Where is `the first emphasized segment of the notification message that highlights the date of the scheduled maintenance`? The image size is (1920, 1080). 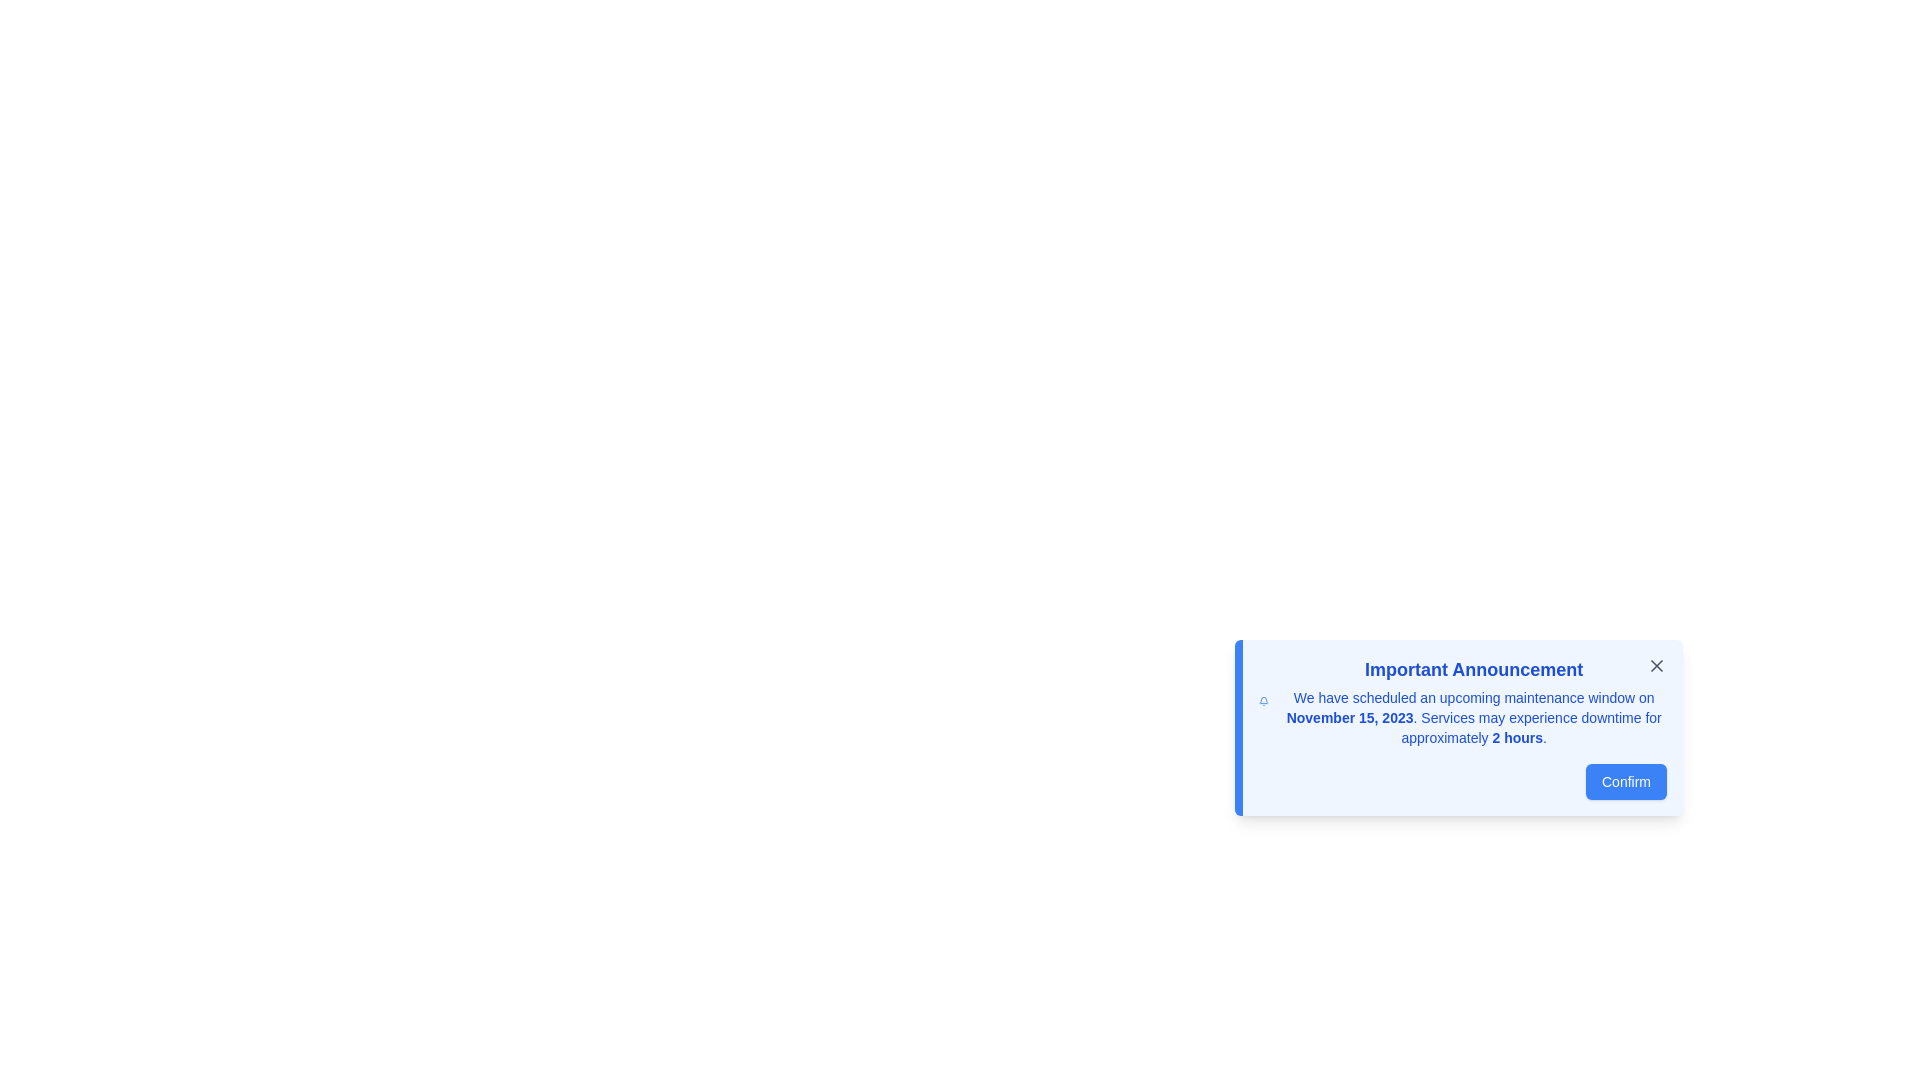
the first emphasized segment of the notification message that highlights the date of the scheduled maintenance is located at coordinates (1350, 716).